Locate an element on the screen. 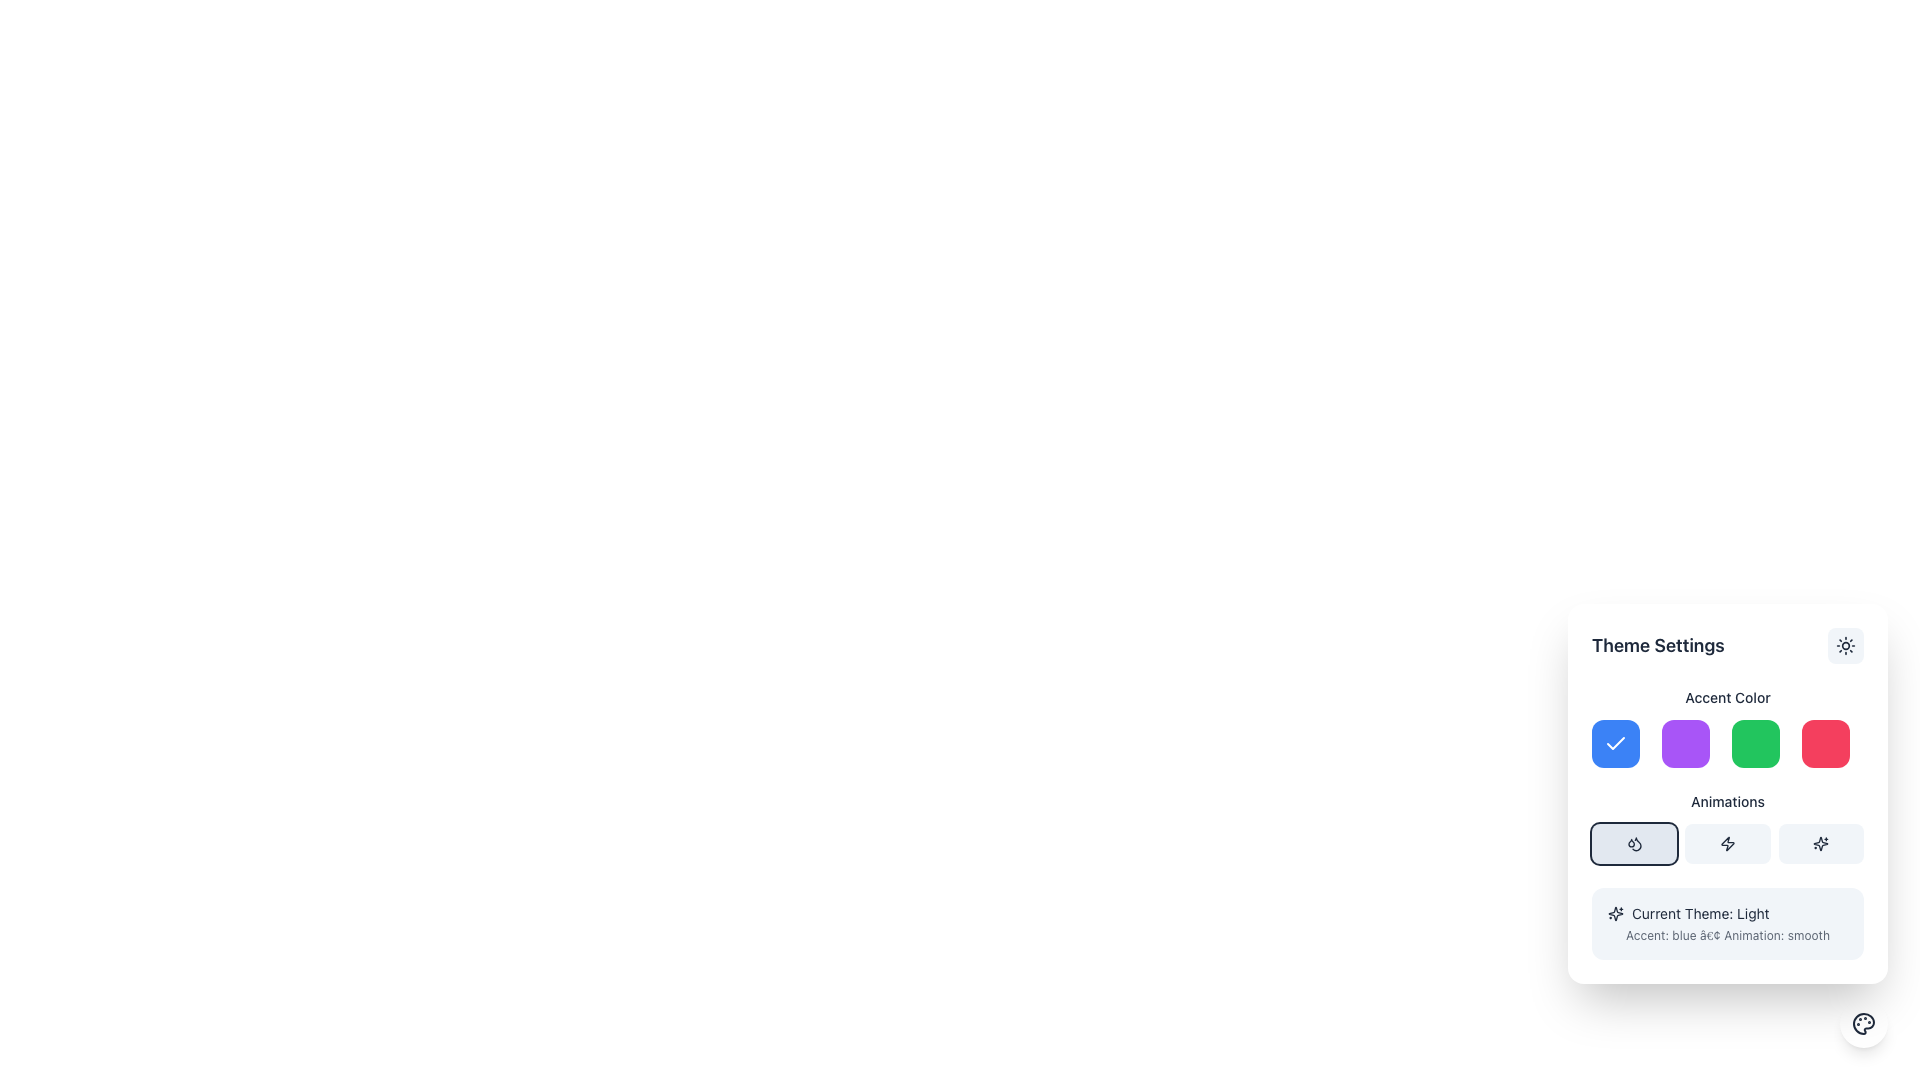 This screenshot has width=1920, height=1080. the static informational label displaying 'Current Theme: Light' with an accompanying small sparkling icon, located in the 'Theme Settings' panel, below 'Accent Color' and 'Animations' is located at coordinates (1727, 914).